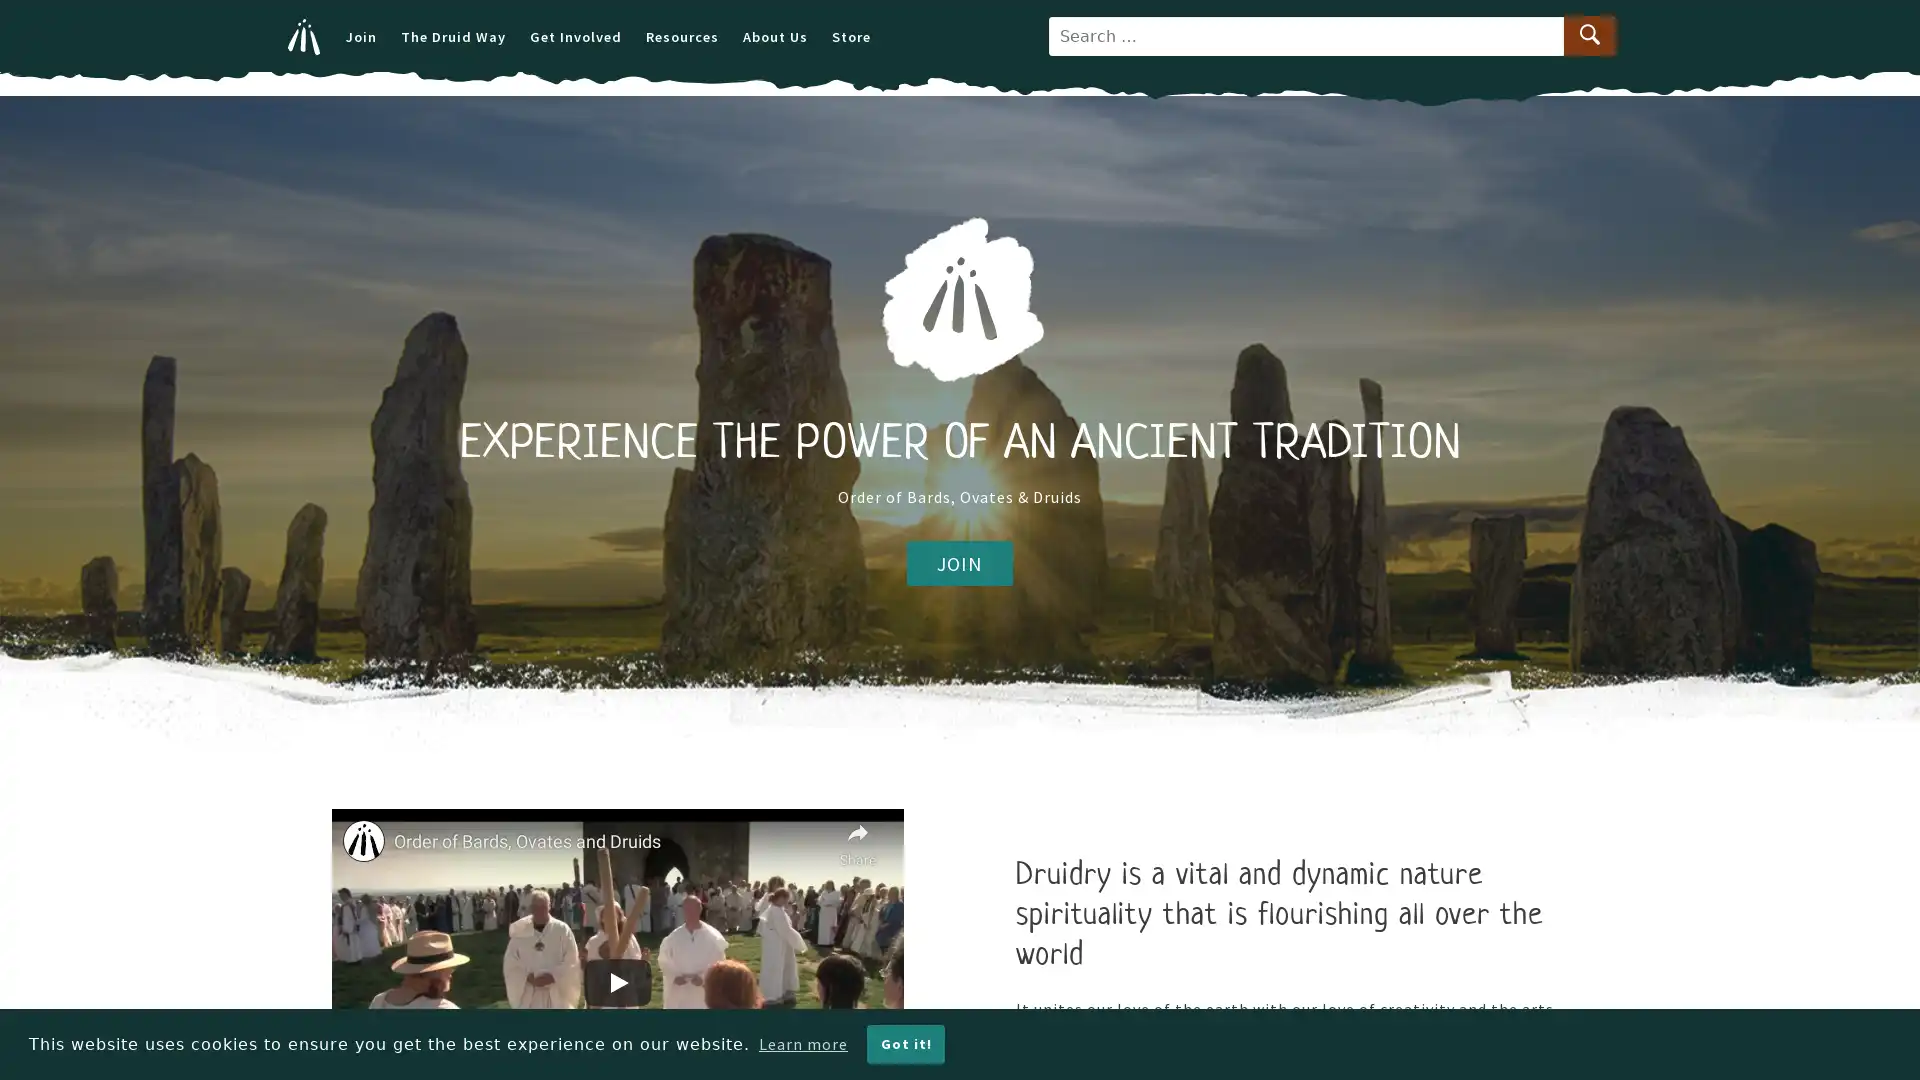 The image size is (1920, 1080). I want to click on learn more about cookies, so click(802, 1043).